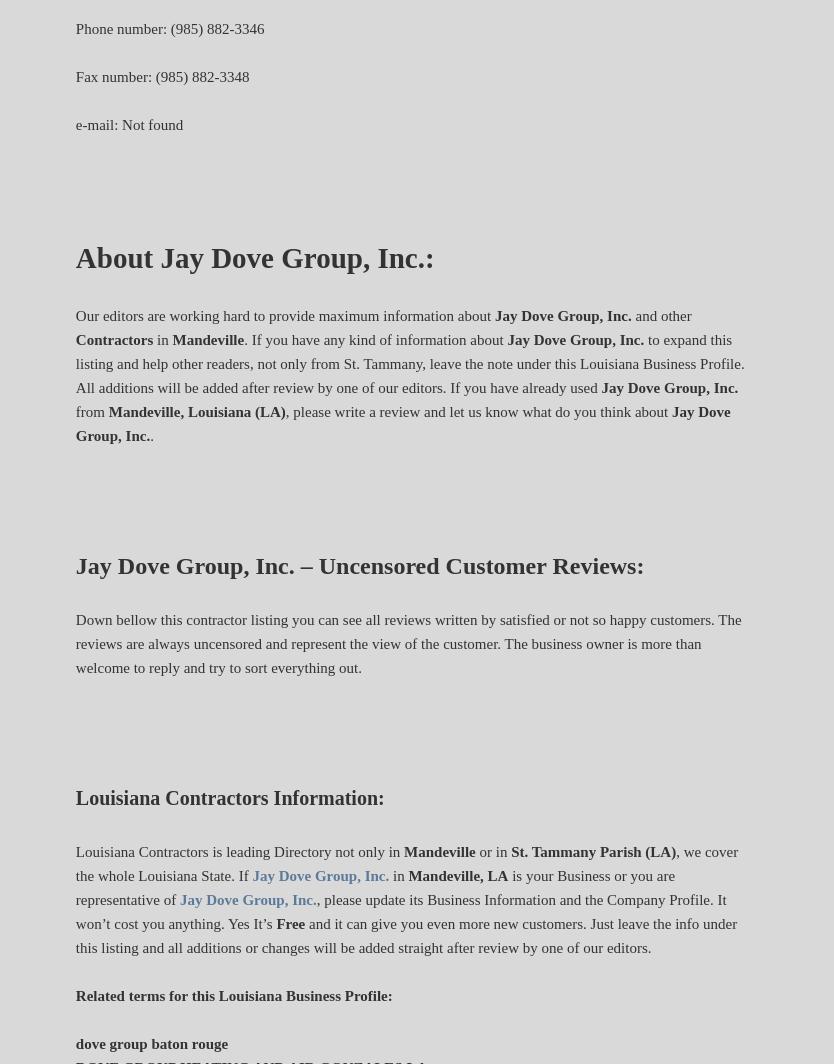  Describe the element at coordinates (405, 863) in the screenshot. I see `', we cover the whole Louisiana State. If'` at that location.